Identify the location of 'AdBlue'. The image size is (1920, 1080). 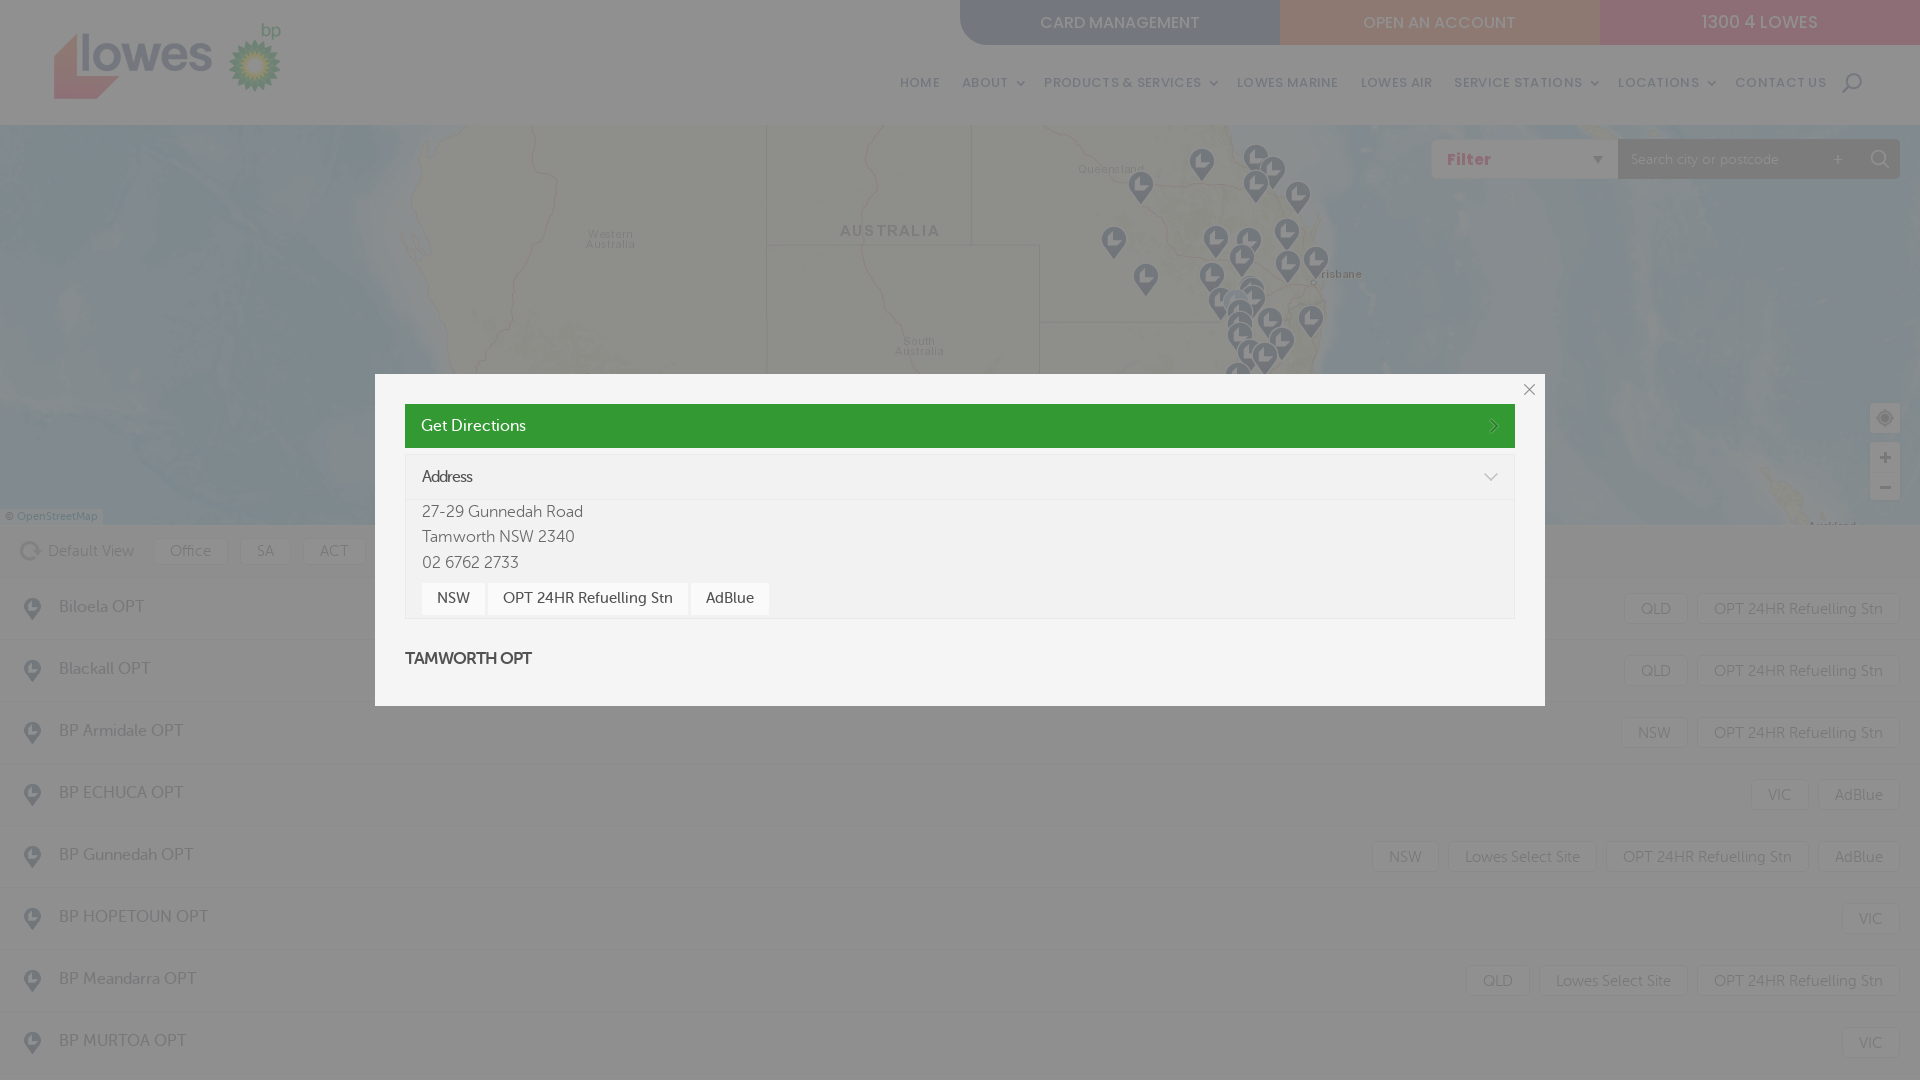
(728, 597).